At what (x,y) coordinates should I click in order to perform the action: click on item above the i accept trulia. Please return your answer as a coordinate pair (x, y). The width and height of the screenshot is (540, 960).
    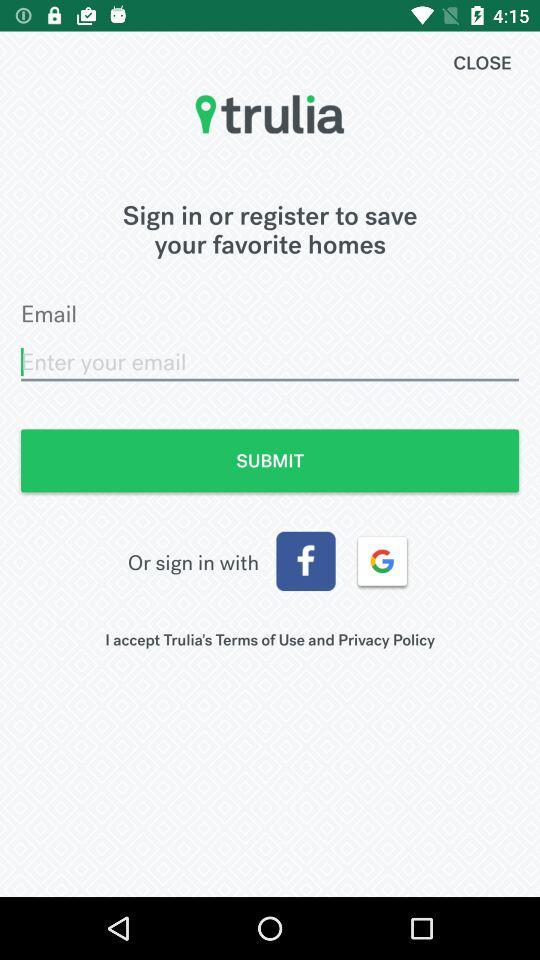
    Looking at the image, I should click on (306, 561).